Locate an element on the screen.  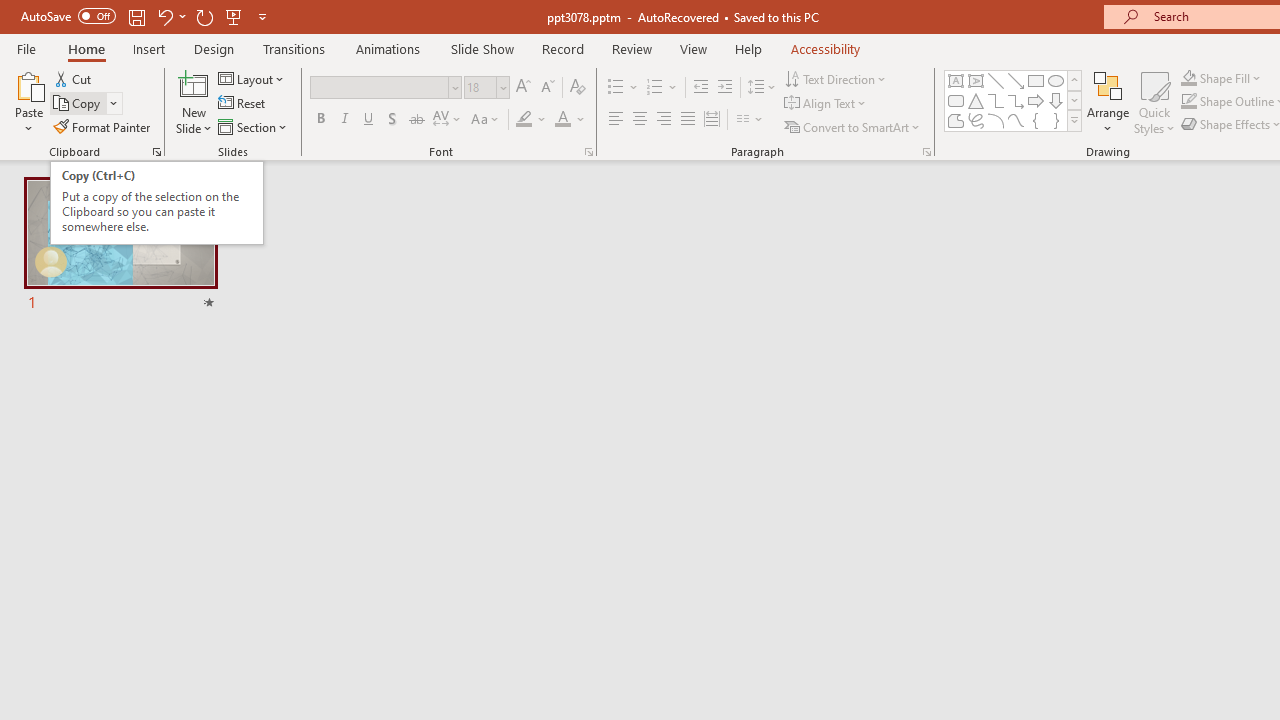
'Arc' is located at coordinates (995, 120).